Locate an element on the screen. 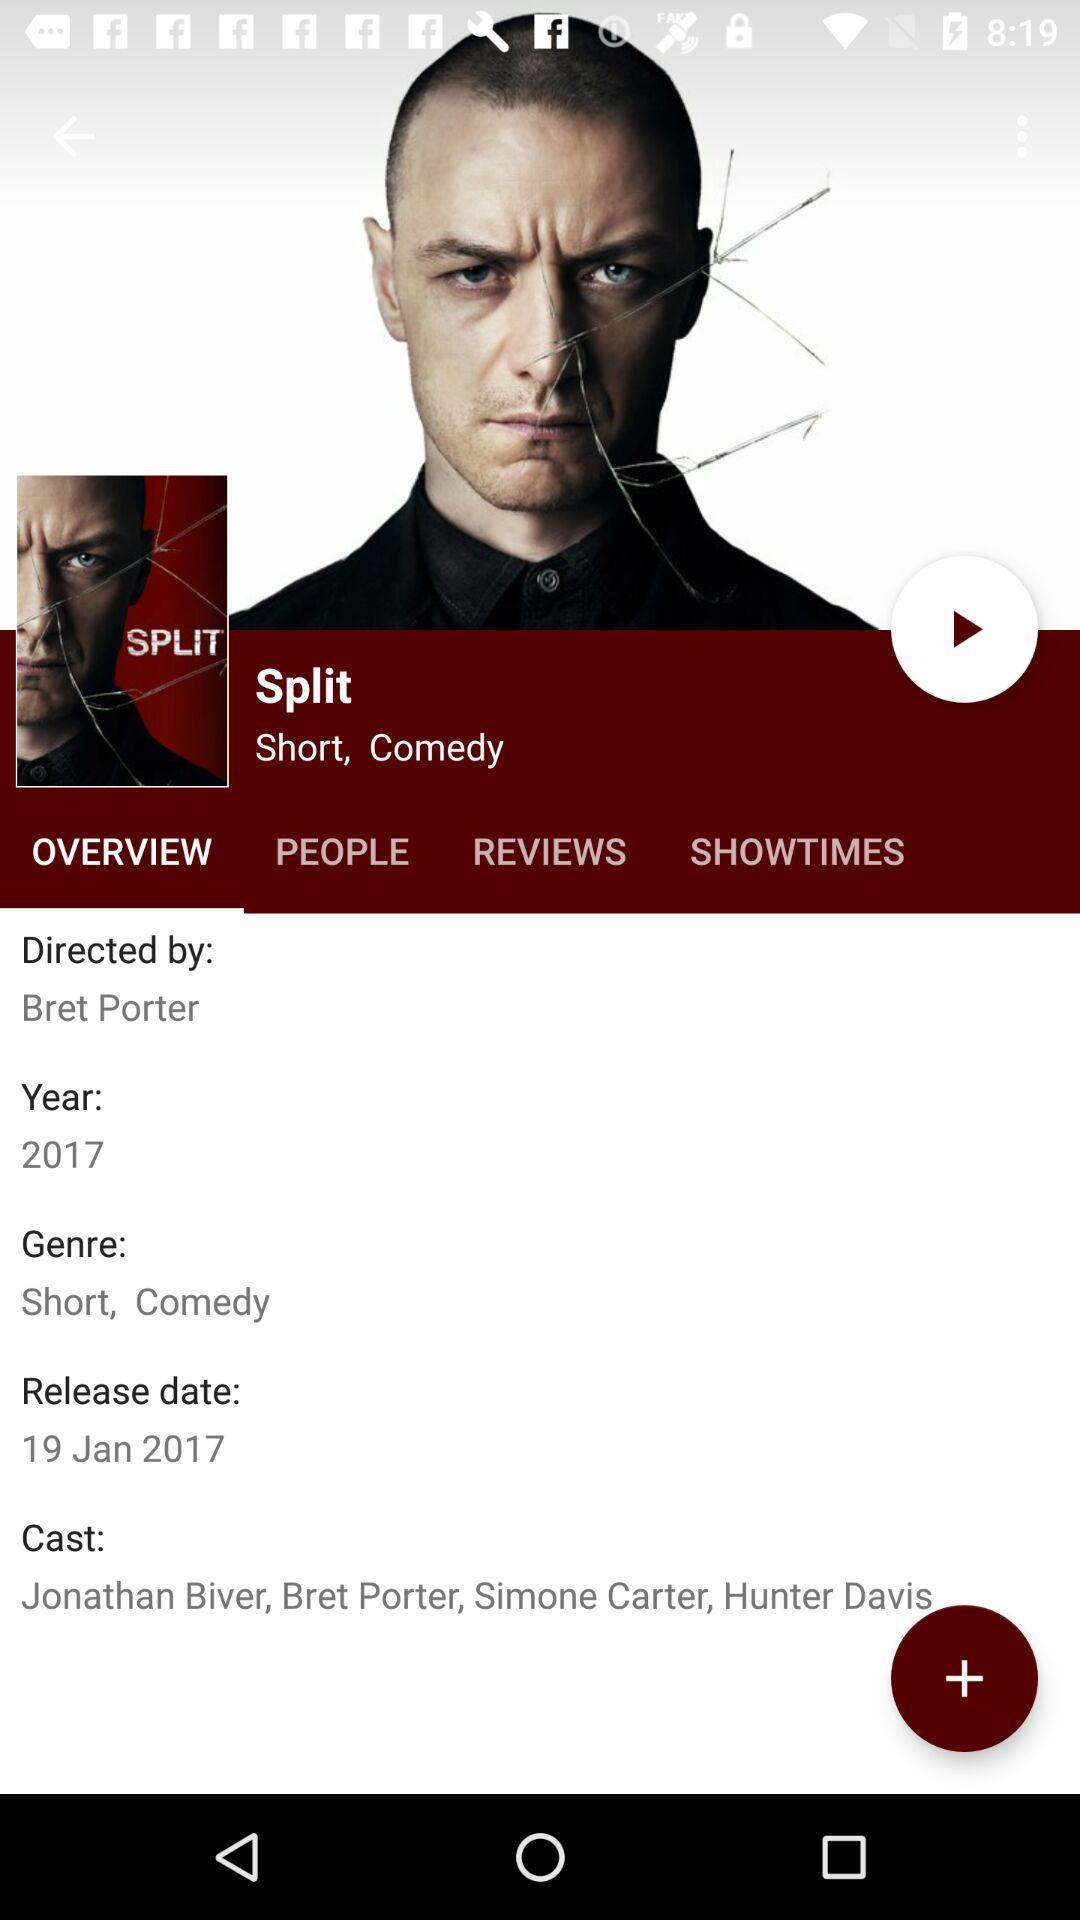 This screenshot has height=1920, width=1080. the icon above the overview icon is located at coordinates (122, 629).